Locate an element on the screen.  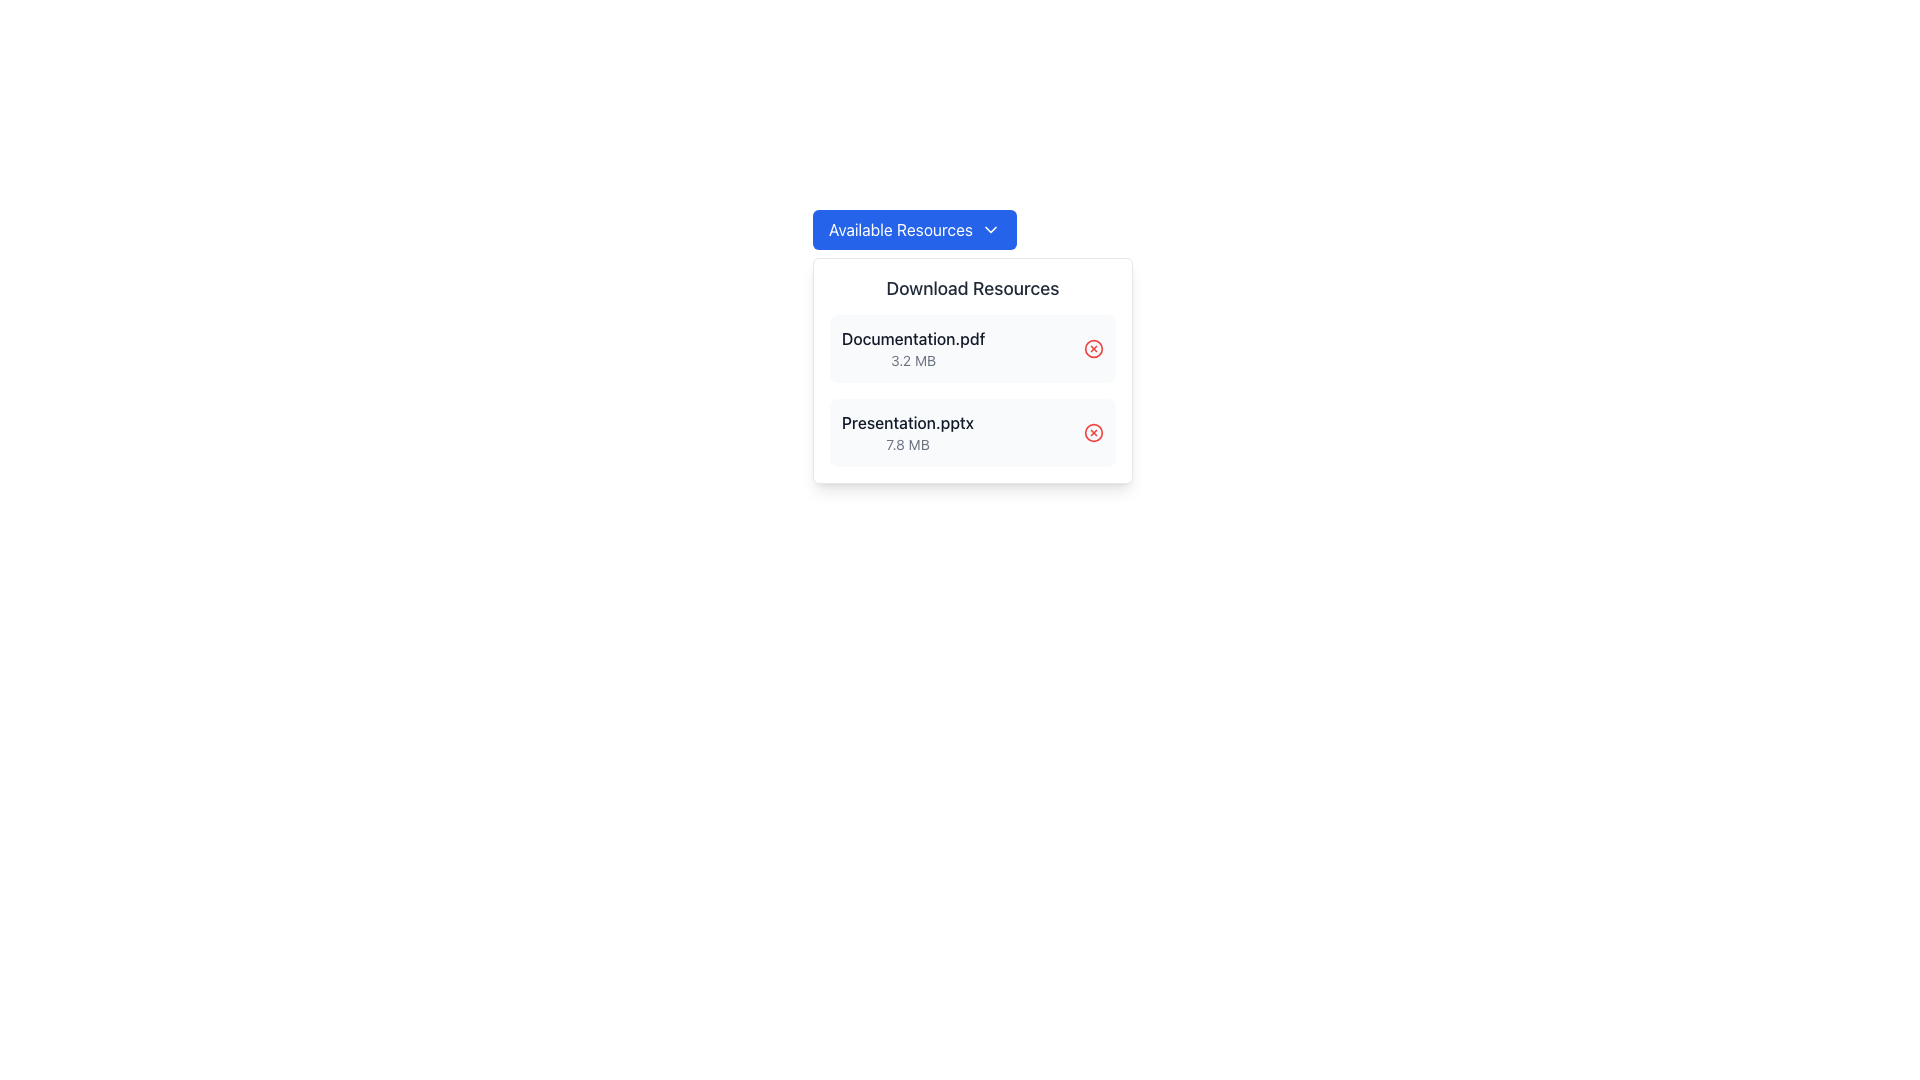
the file name is located at coordinates (972, 370).